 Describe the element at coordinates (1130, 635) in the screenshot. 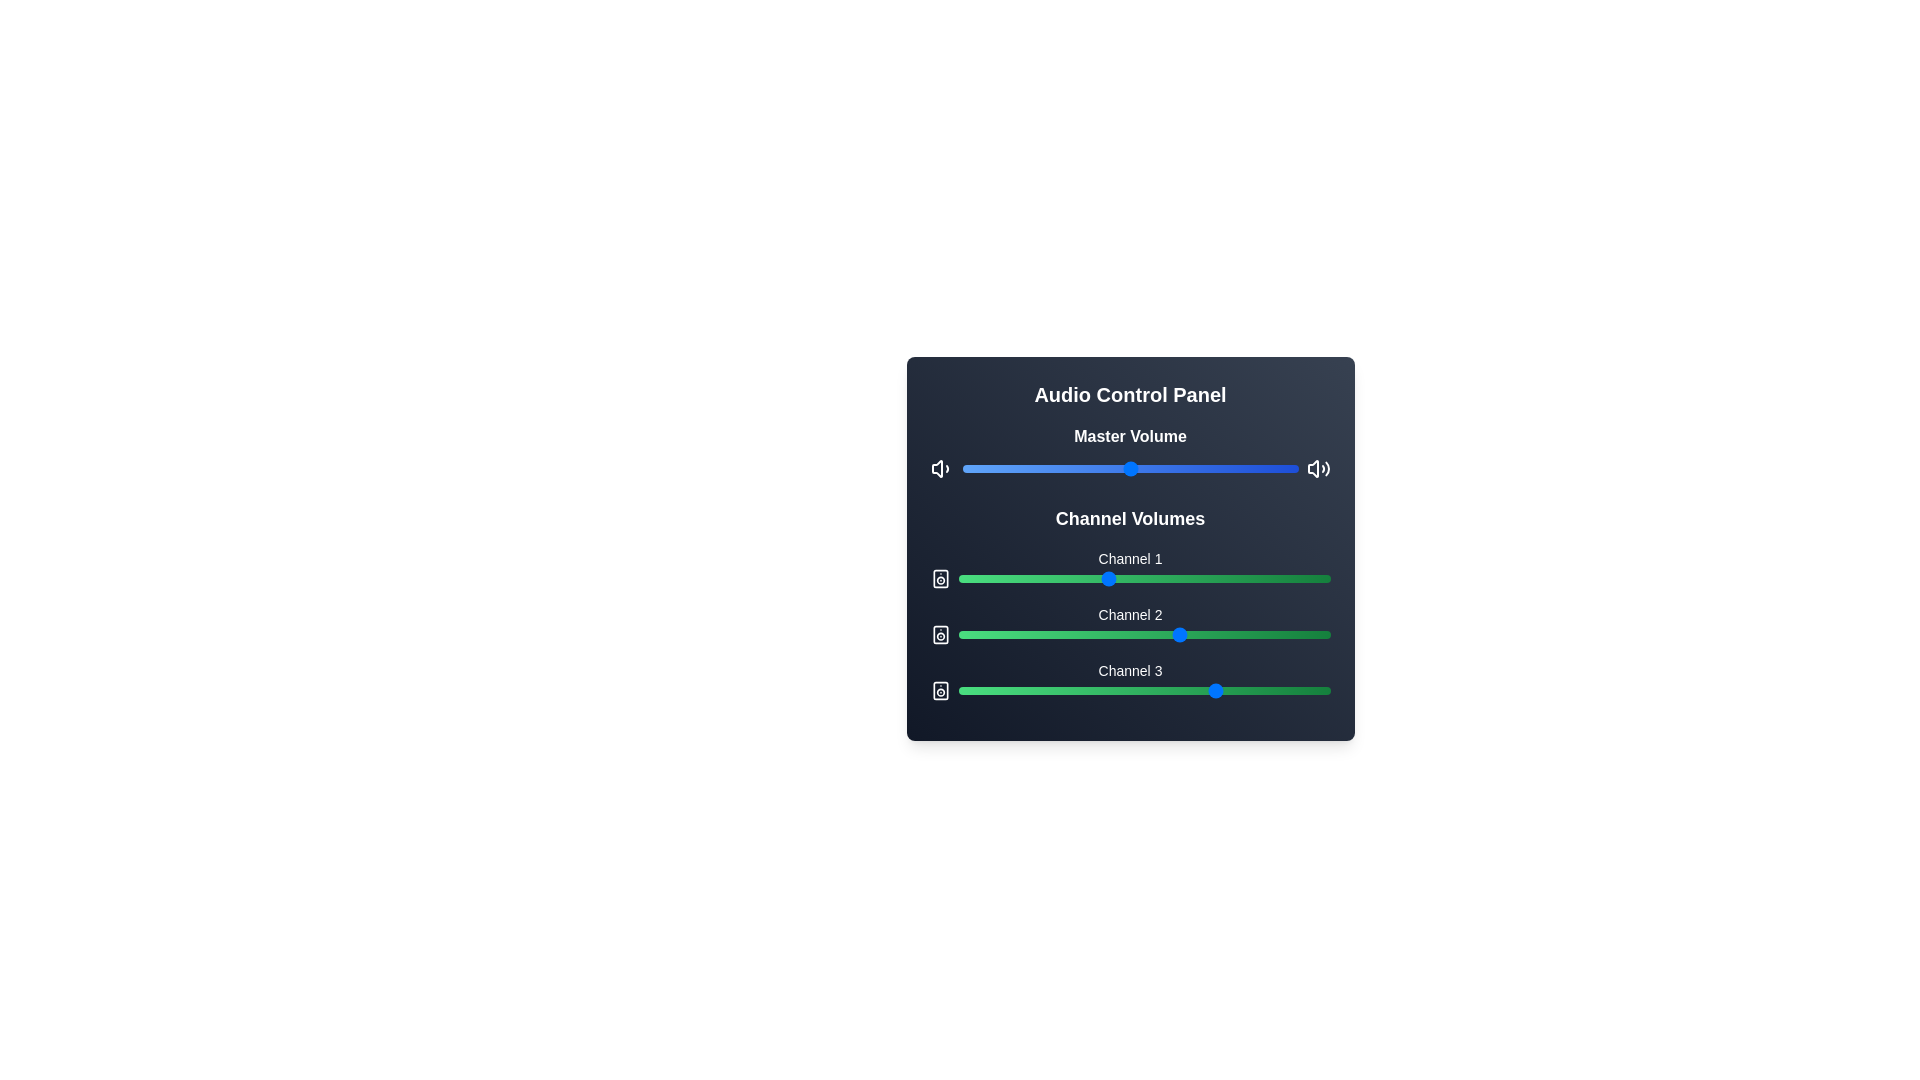

I see `the audio volume slider for 'Channel 2'` at that location.